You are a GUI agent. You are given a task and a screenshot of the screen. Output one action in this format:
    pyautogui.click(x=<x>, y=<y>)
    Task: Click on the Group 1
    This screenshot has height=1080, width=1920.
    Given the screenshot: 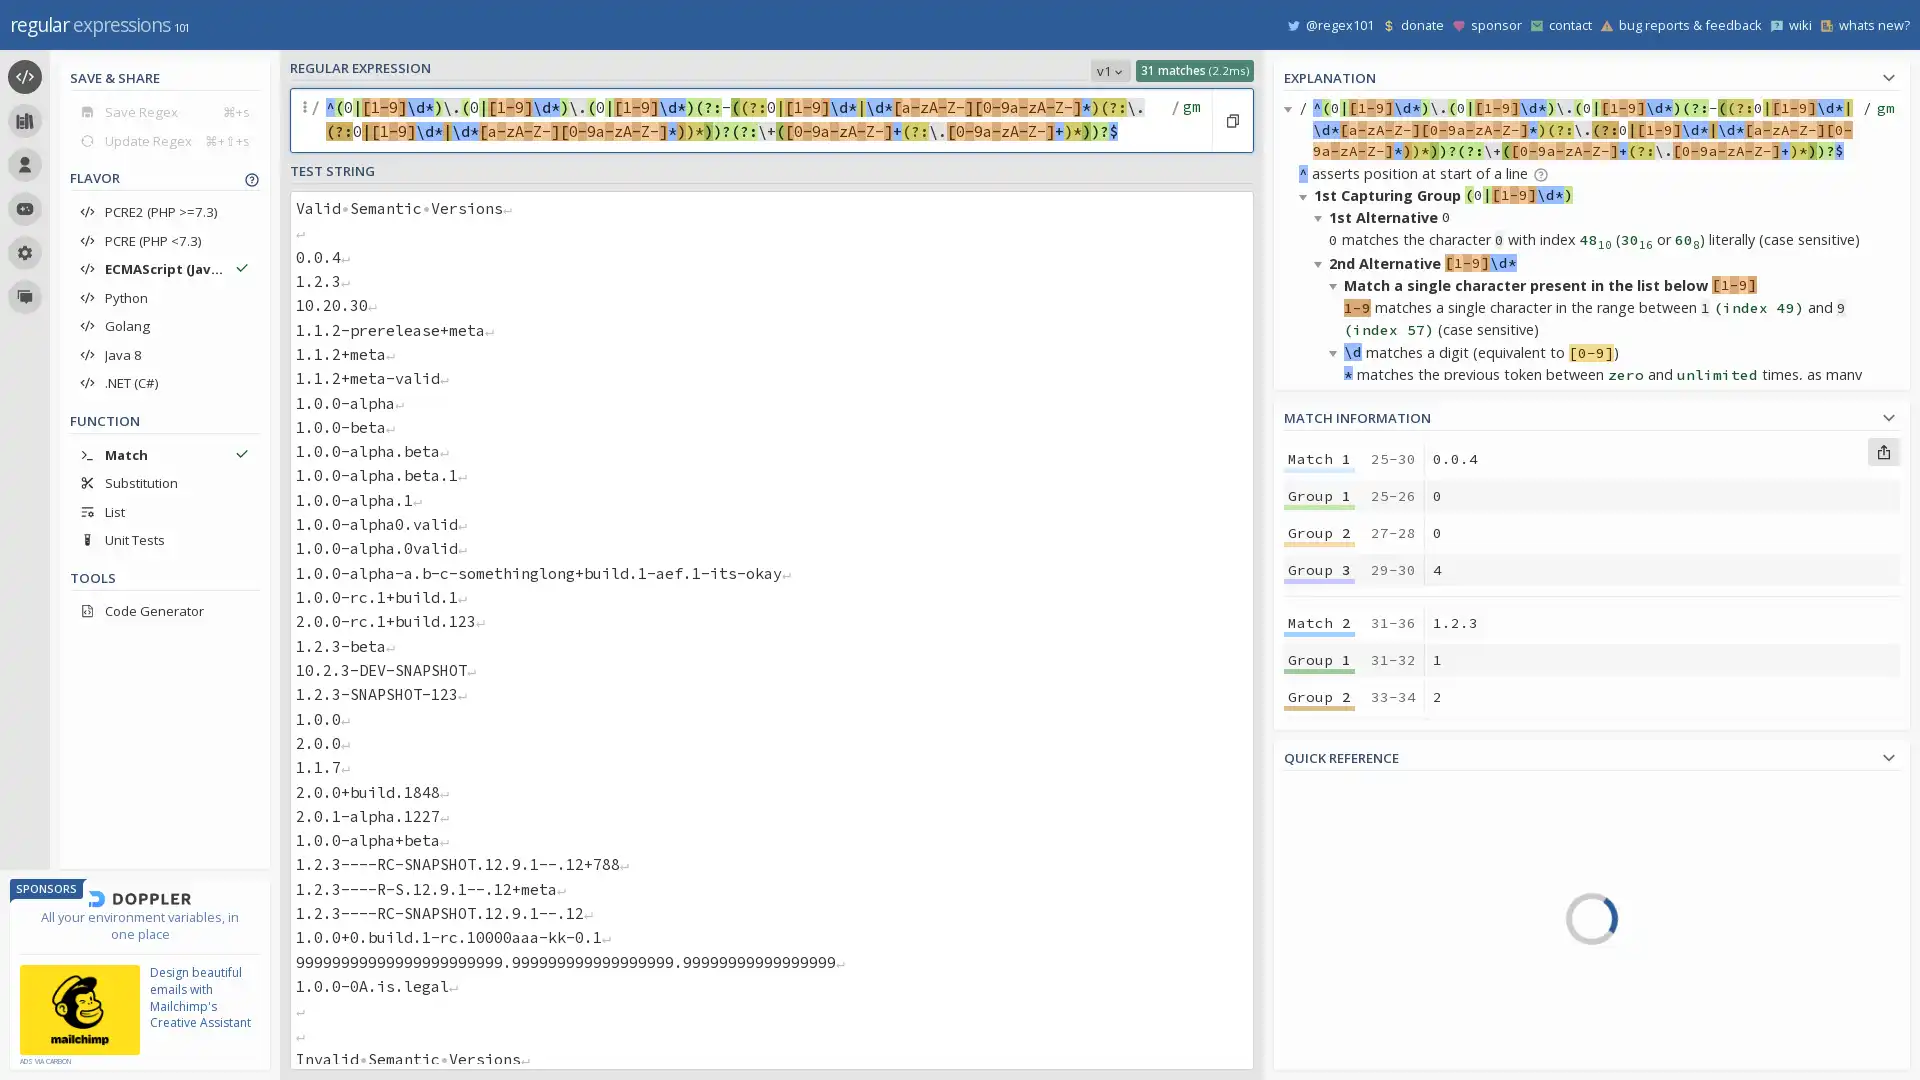 What is the action you would take?
    pyautogui.click(x=1319, y=986)
    